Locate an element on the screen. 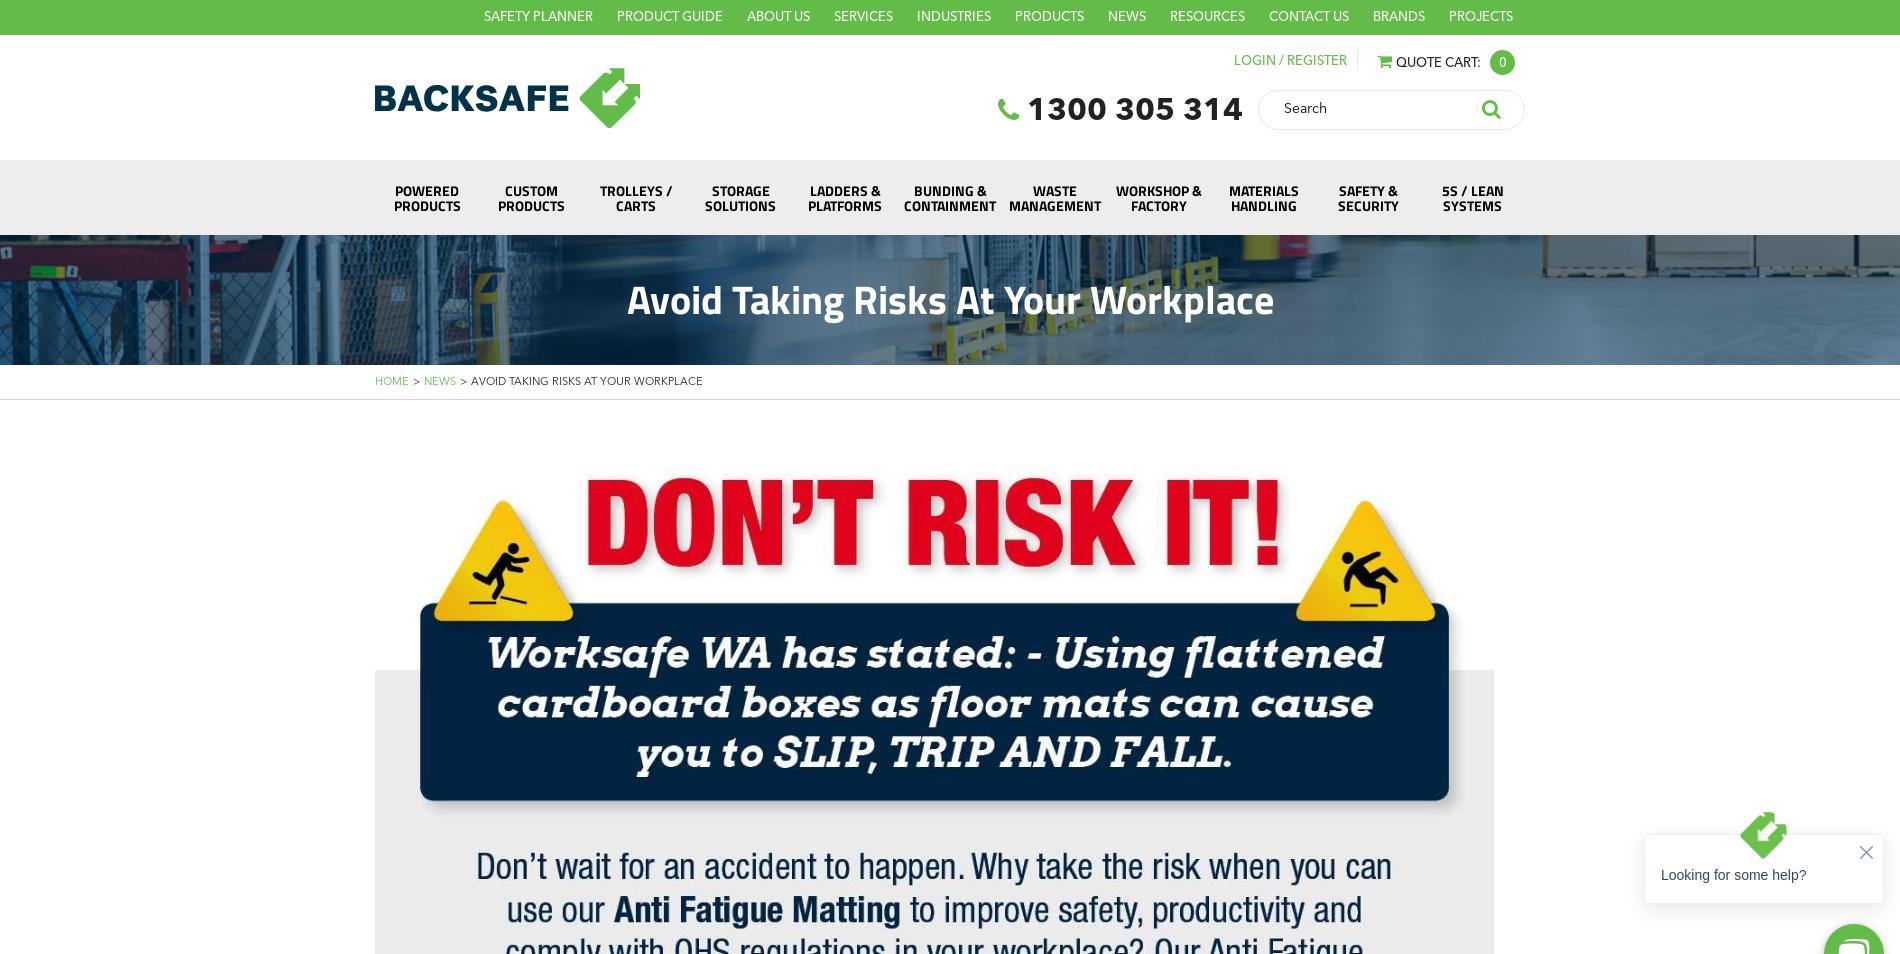 The height and width of the screenshot is (954, 1900). '5S / Lean Systems' is located at coordinates (1471, 196).